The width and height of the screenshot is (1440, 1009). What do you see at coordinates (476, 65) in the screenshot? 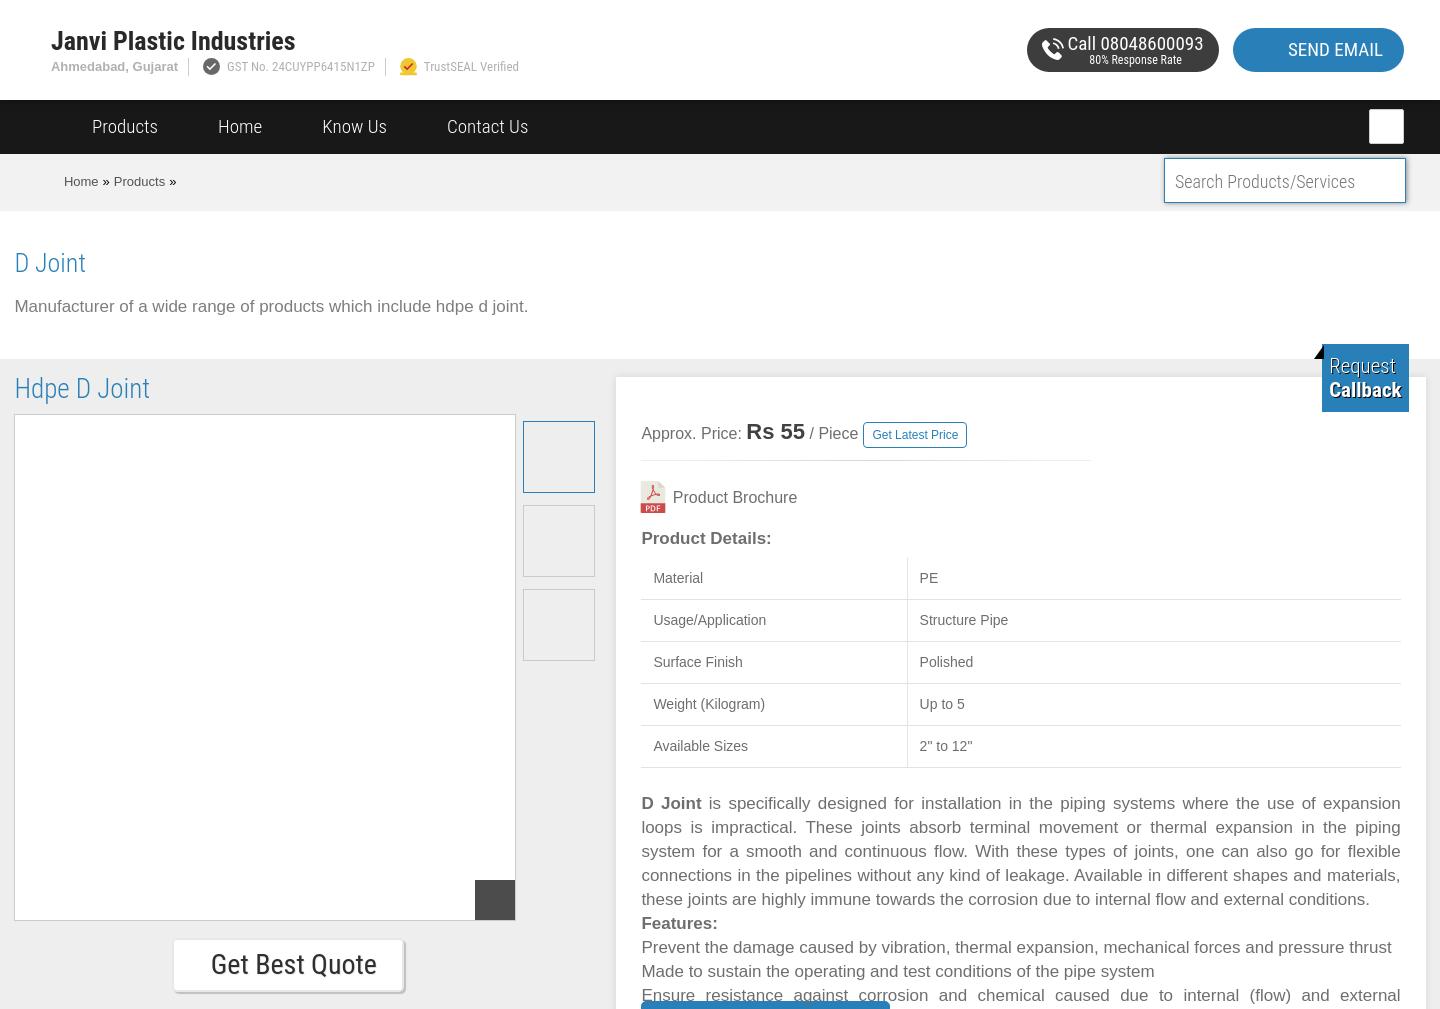
I see `'Verified'` at bounding box center [476, 65].